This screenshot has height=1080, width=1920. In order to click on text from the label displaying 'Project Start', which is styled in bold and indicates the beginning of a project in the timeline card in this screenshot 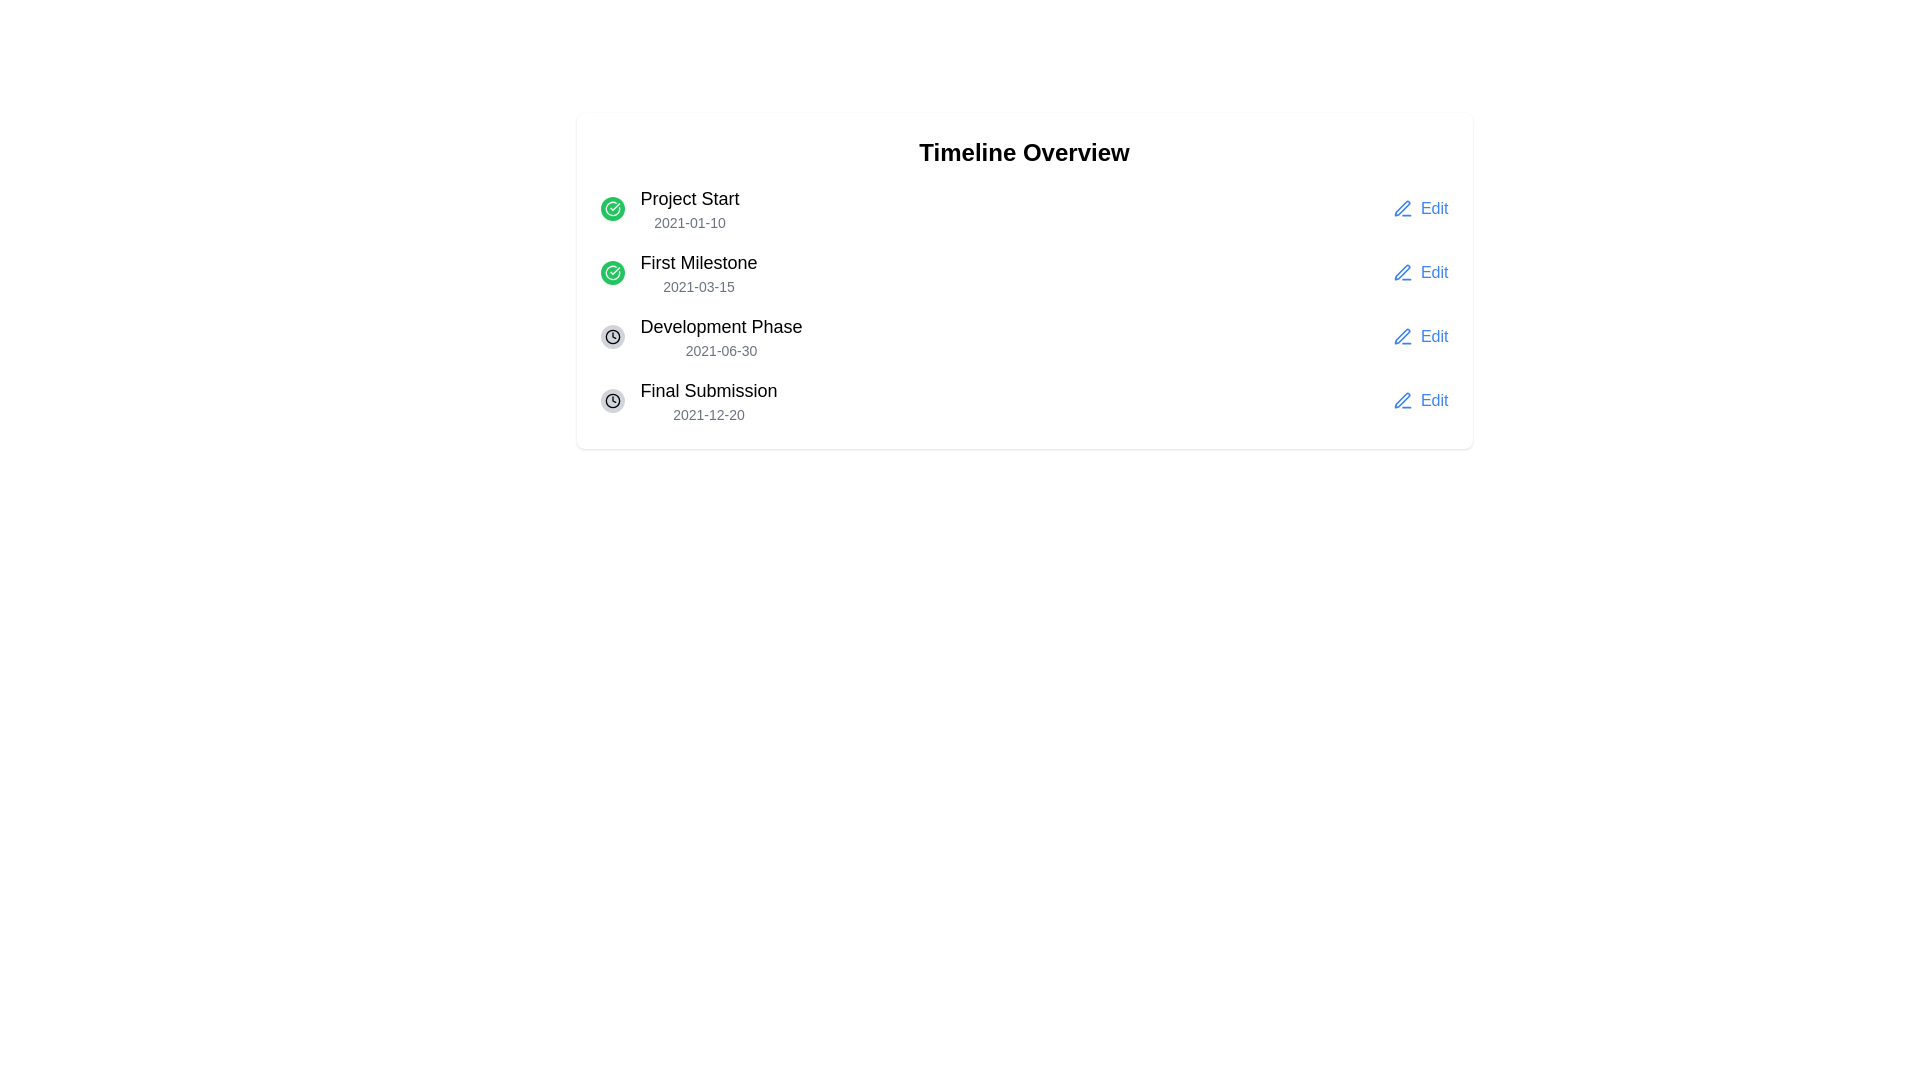, I will do `click(690, 199)`.